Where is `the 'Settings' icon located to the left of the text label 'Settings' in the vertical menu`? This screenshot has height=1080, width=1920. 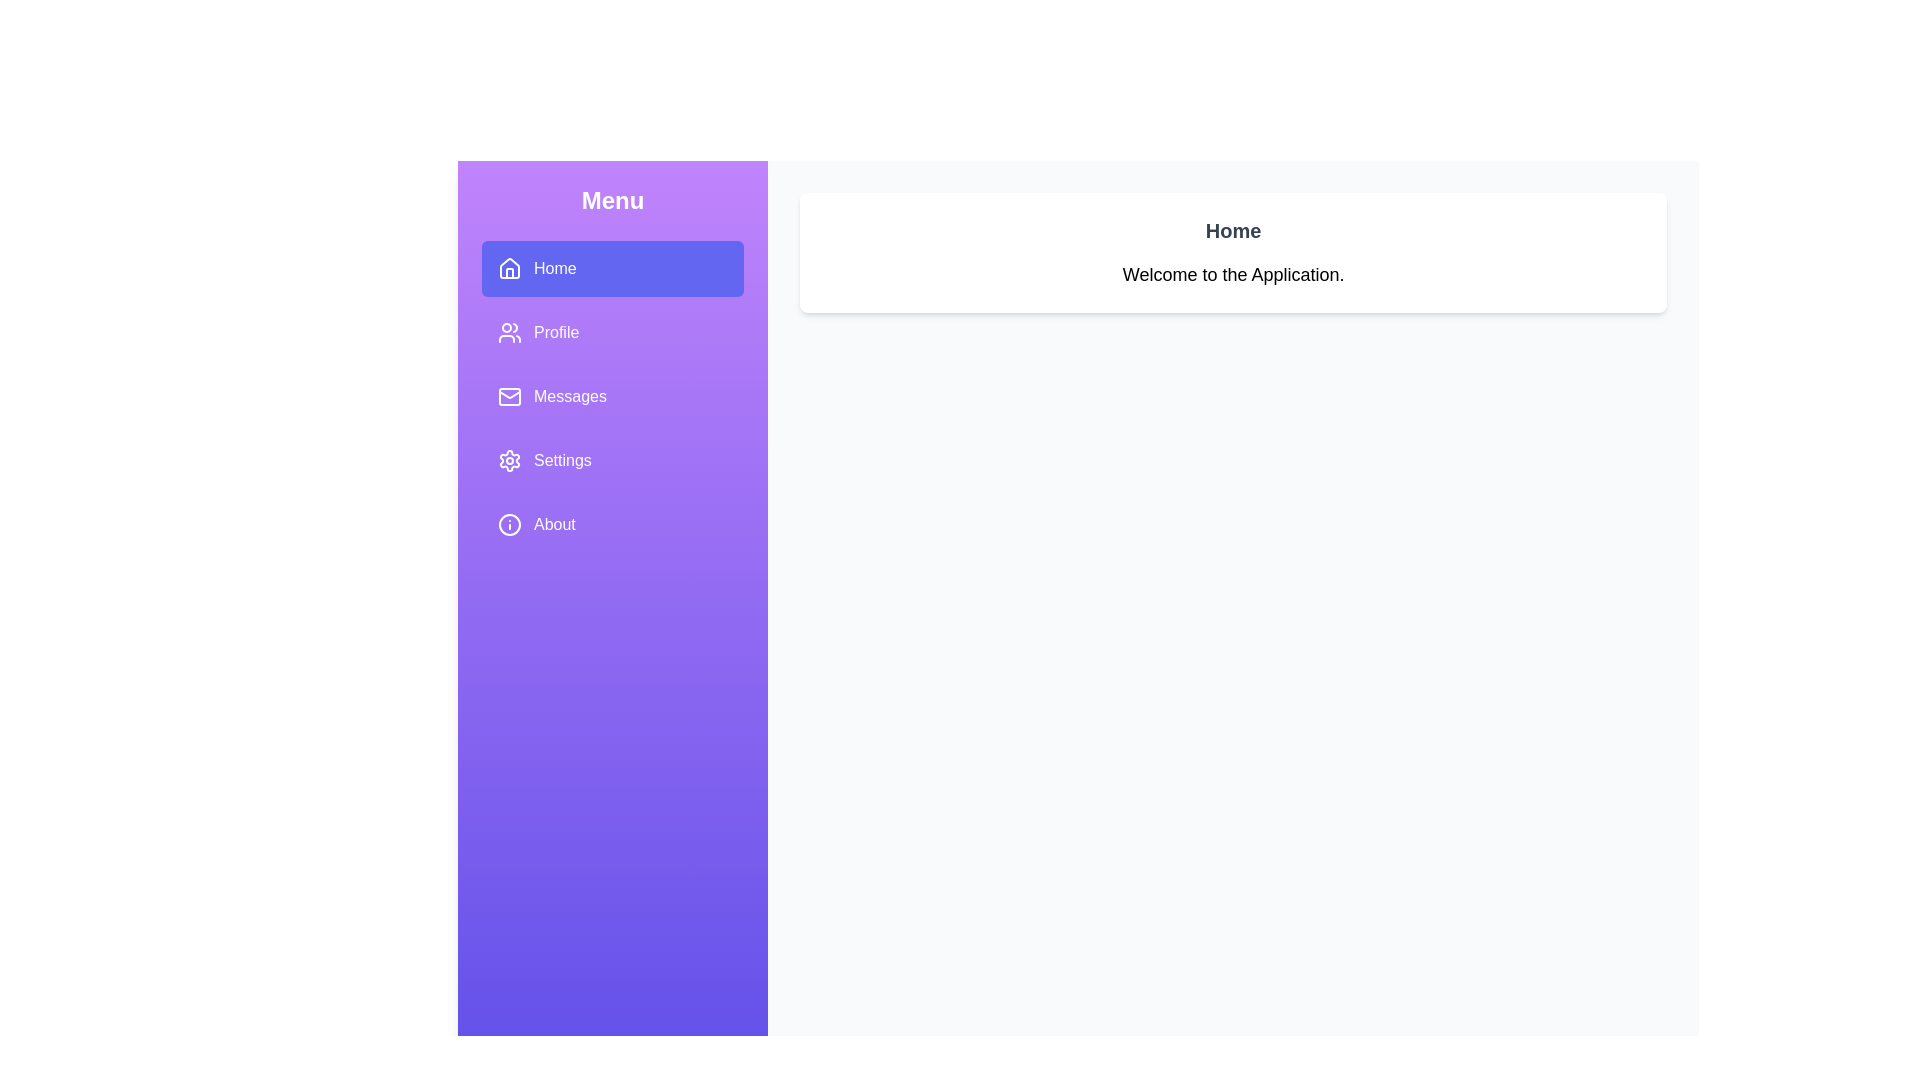
the 'Settings' icon located to the left of the text label 'Settings' in the vertical menu is located at coordinates (509, 461).